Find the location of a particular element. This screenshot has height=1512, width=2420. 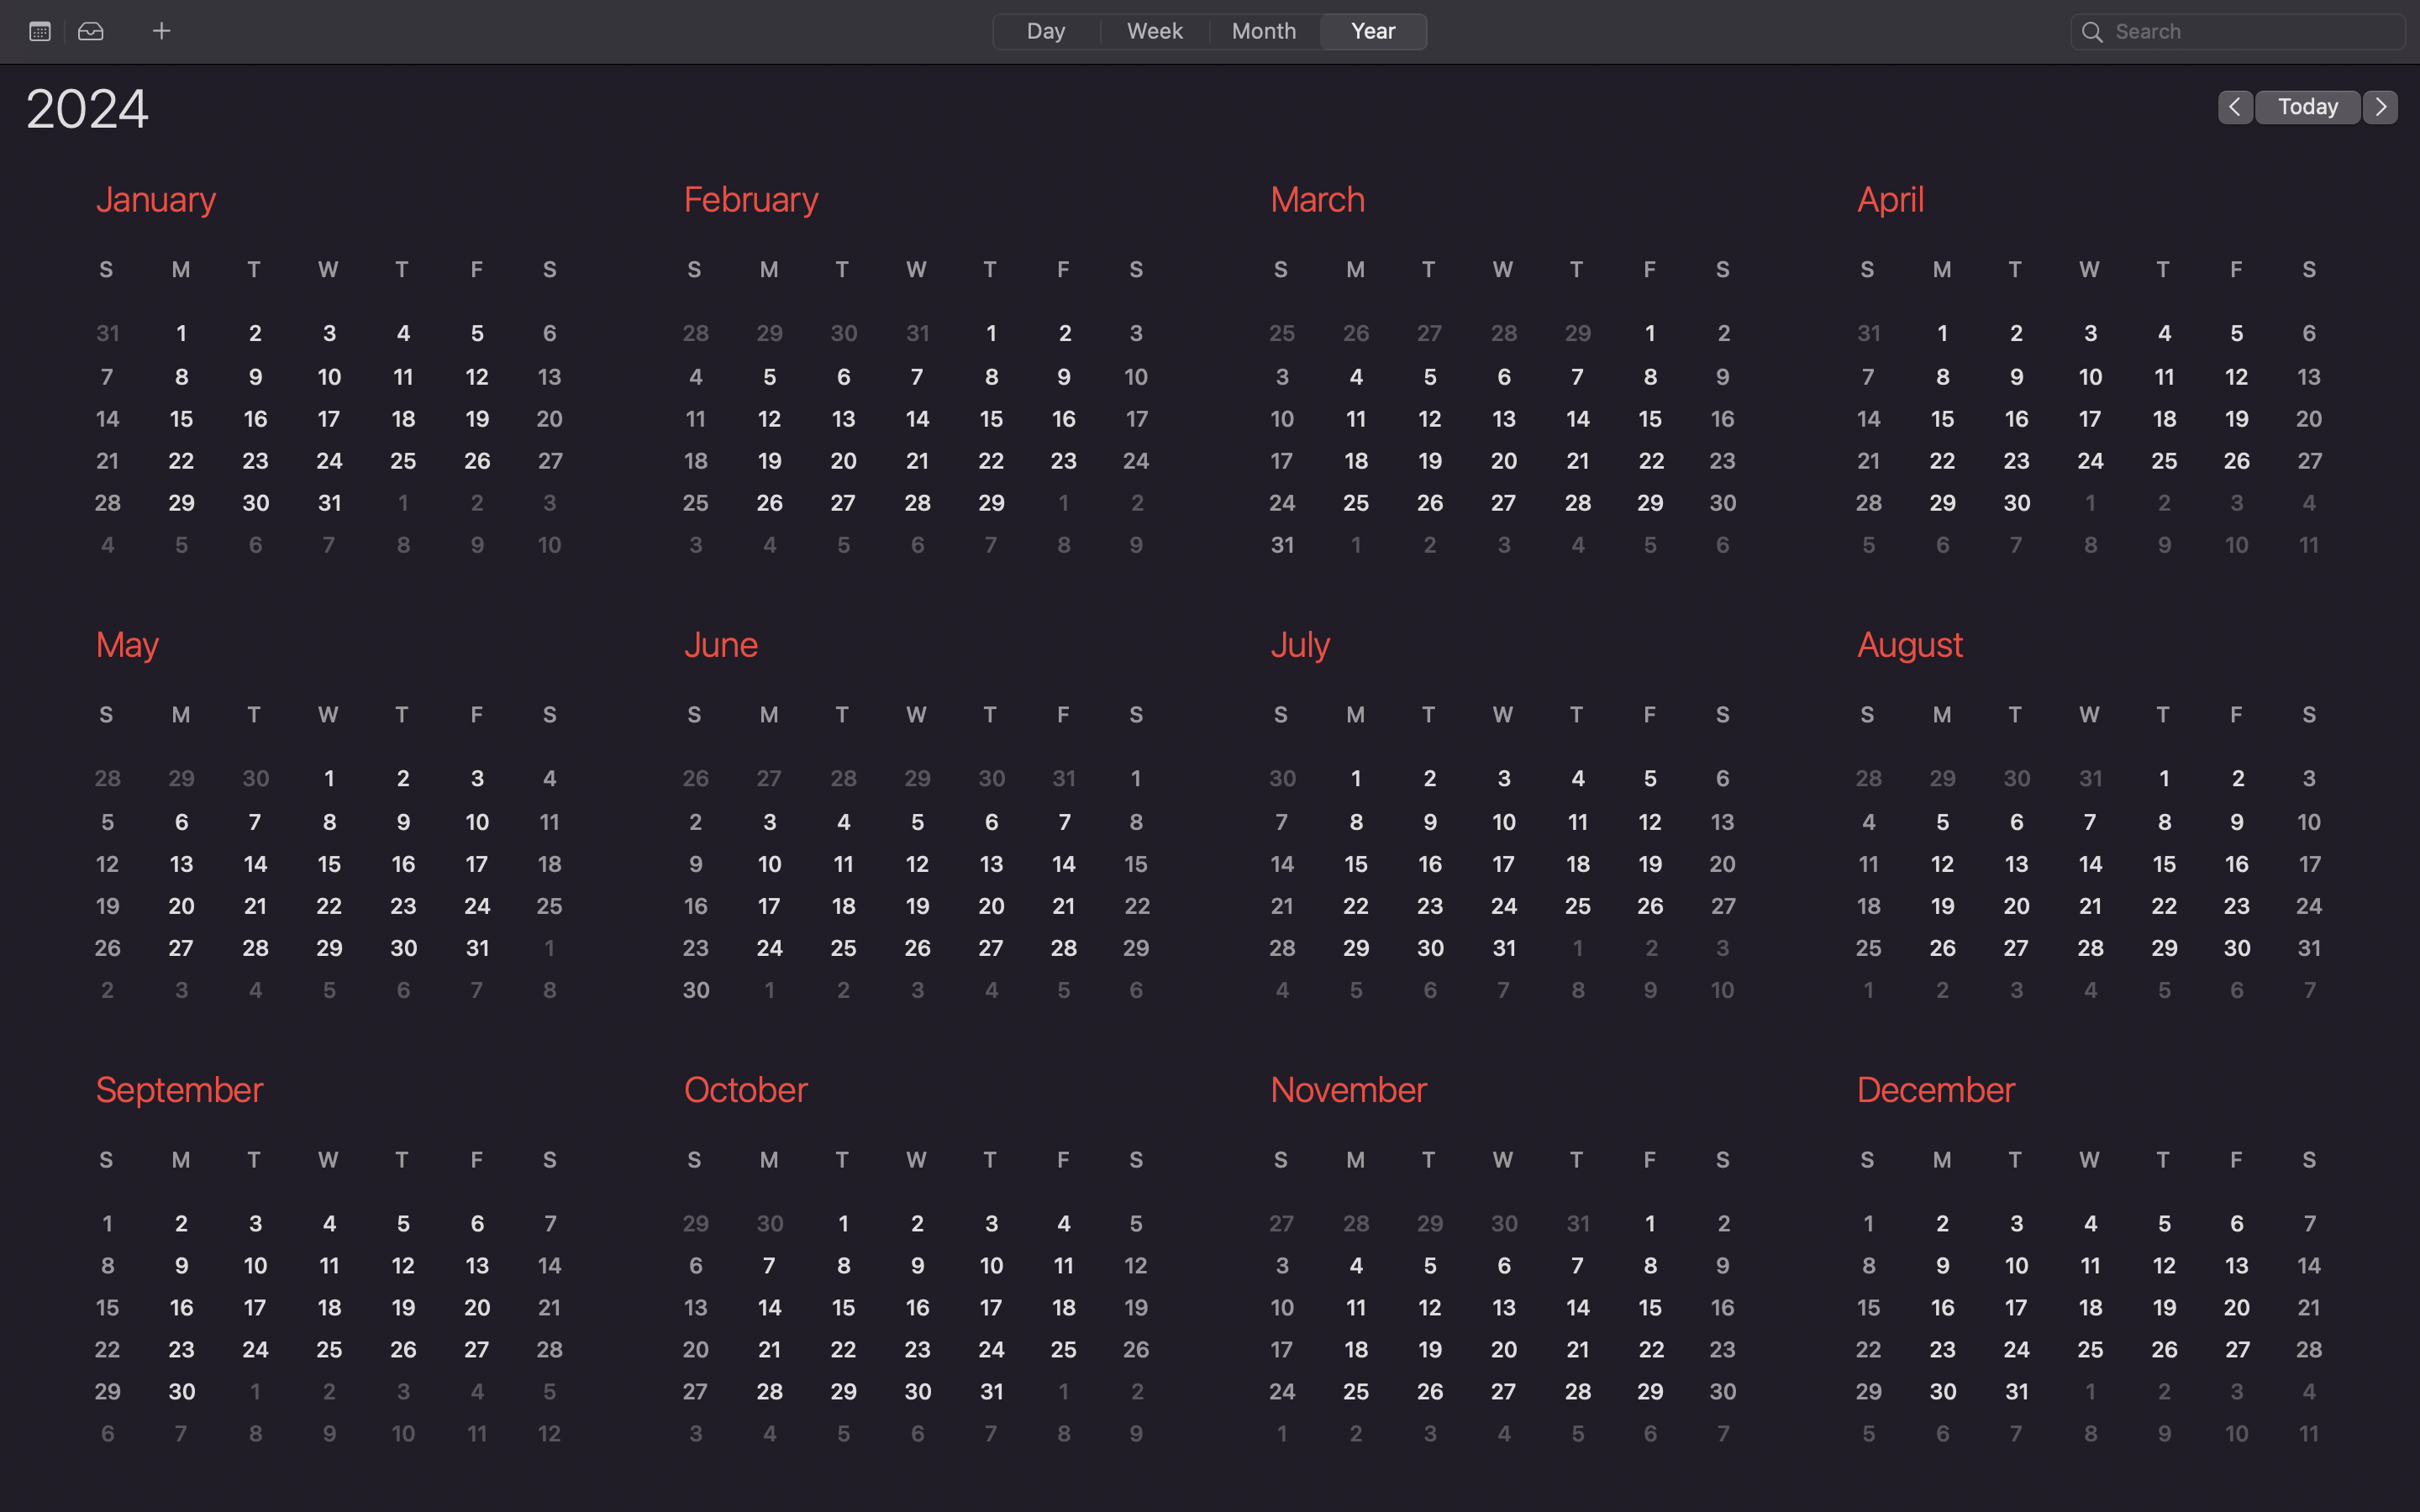

the February month on the calendar to browse its activities is located at coordinates (911, 376).